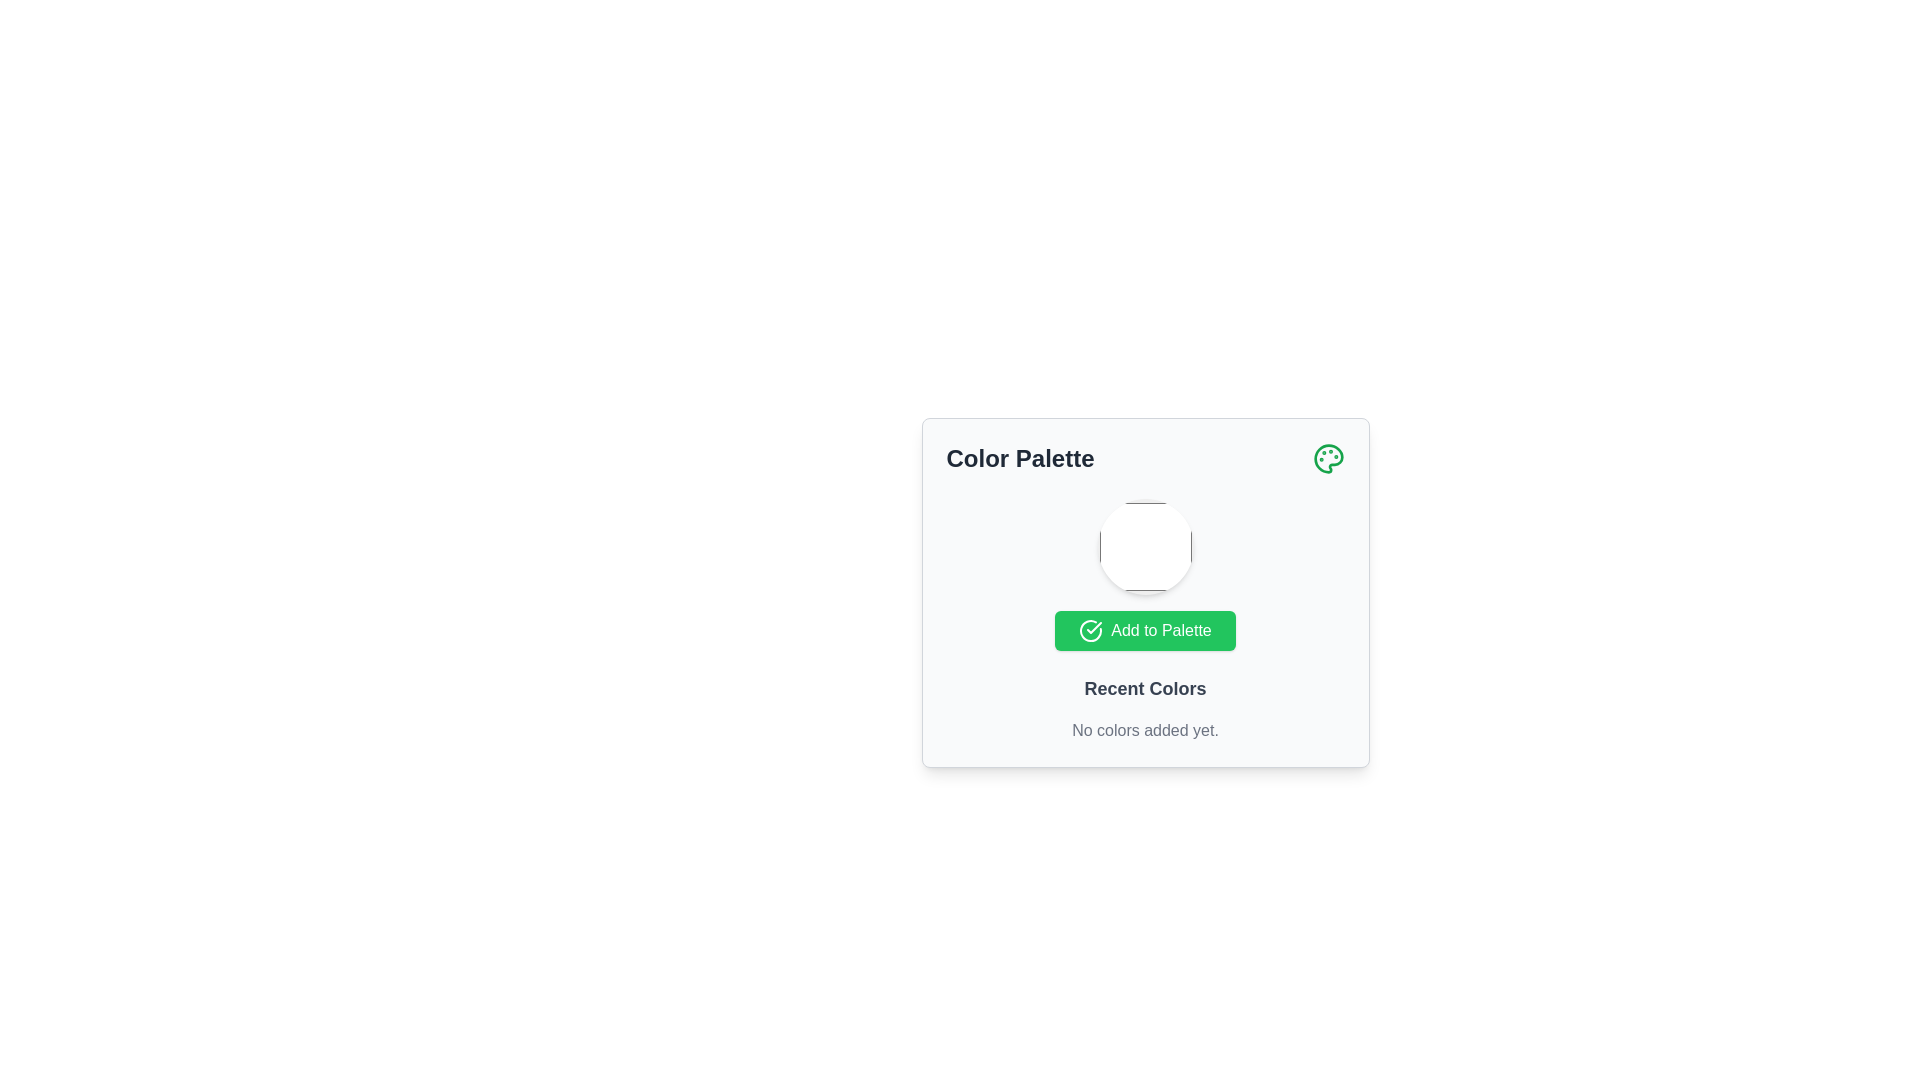  What do you see at coordinates (1145, 592) in the screenshot?
I see `the 'Add to Palette' button located at the bottom of the 'Color Palette' card, which features a light gray background and rounded corners` at bounding box center [1145, 592].